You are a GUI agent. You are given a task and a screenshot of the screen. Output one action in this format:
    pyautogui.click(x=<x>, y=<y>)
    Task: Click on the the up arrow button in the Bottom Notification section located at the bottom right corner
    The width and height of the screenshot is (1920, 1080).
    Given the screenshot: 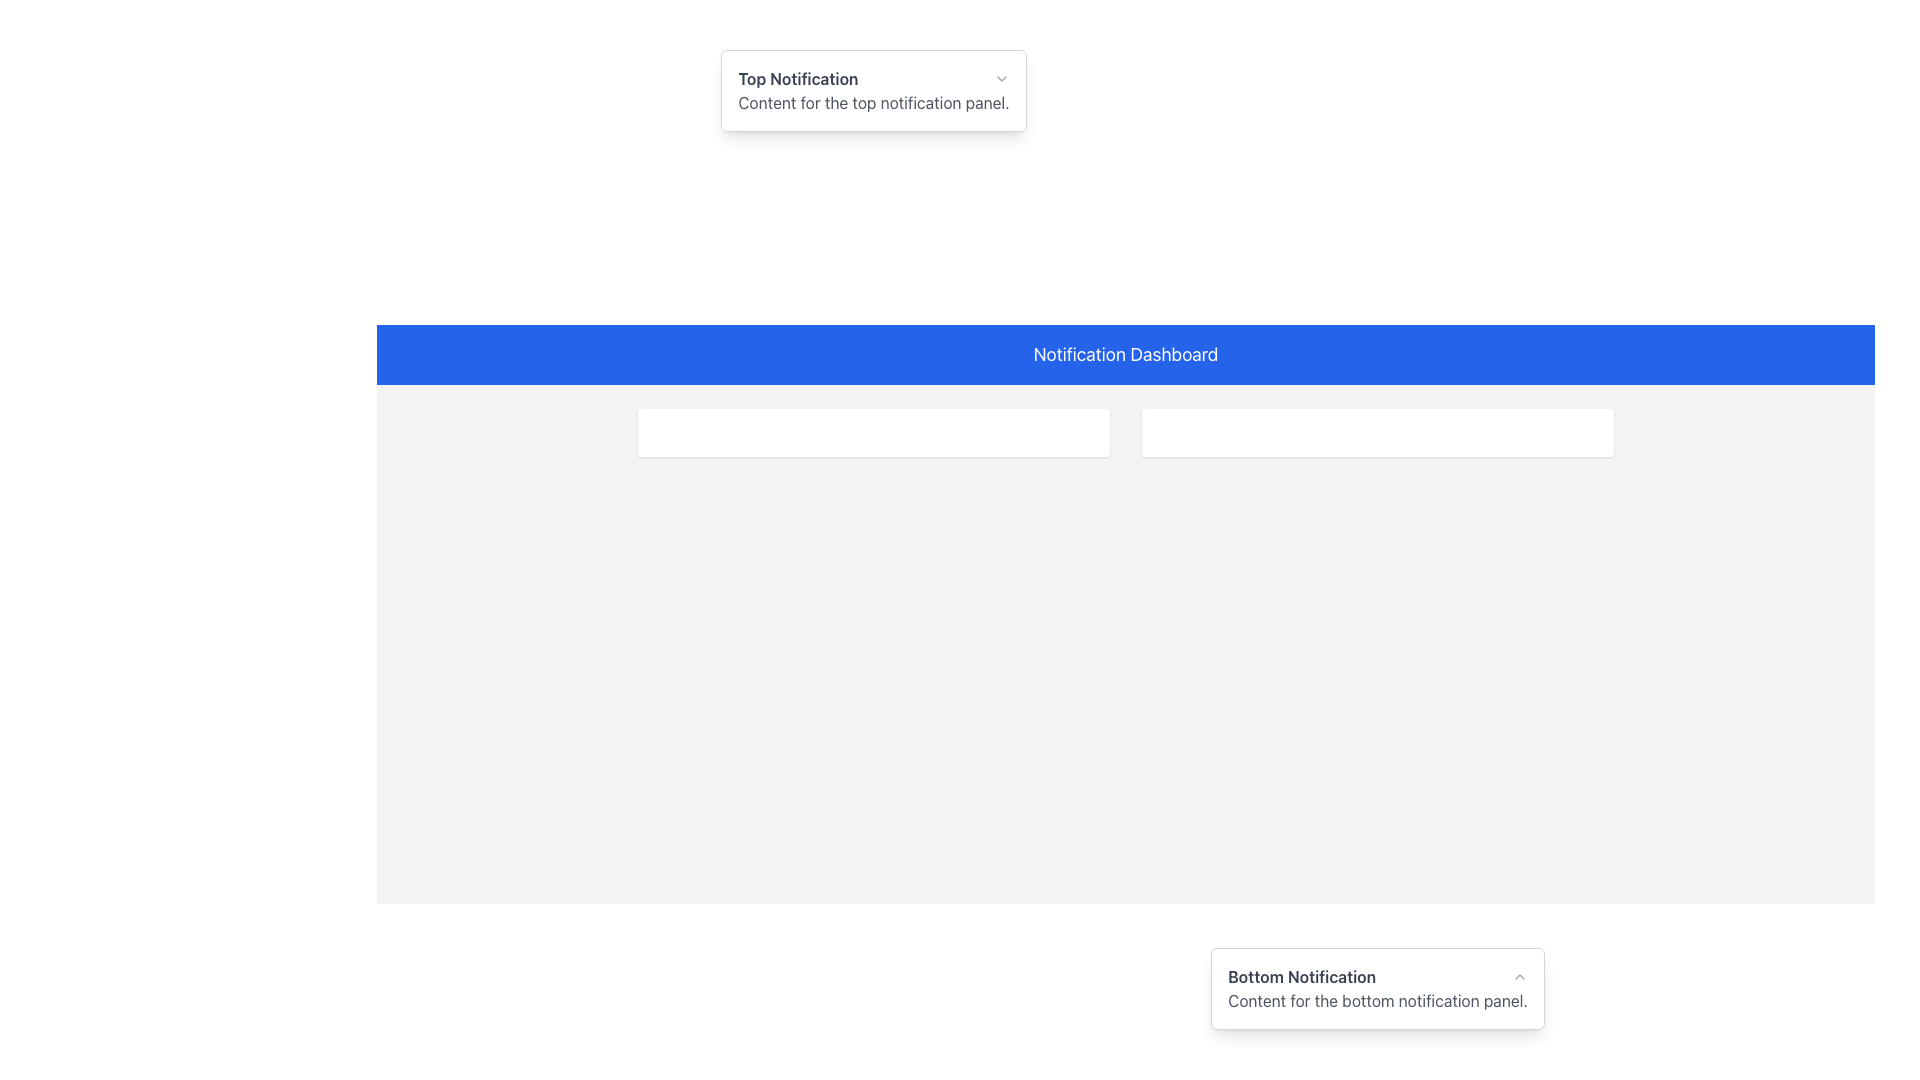 What is the action you would take?
    pyautogui.click(x=1519, y=975)
    